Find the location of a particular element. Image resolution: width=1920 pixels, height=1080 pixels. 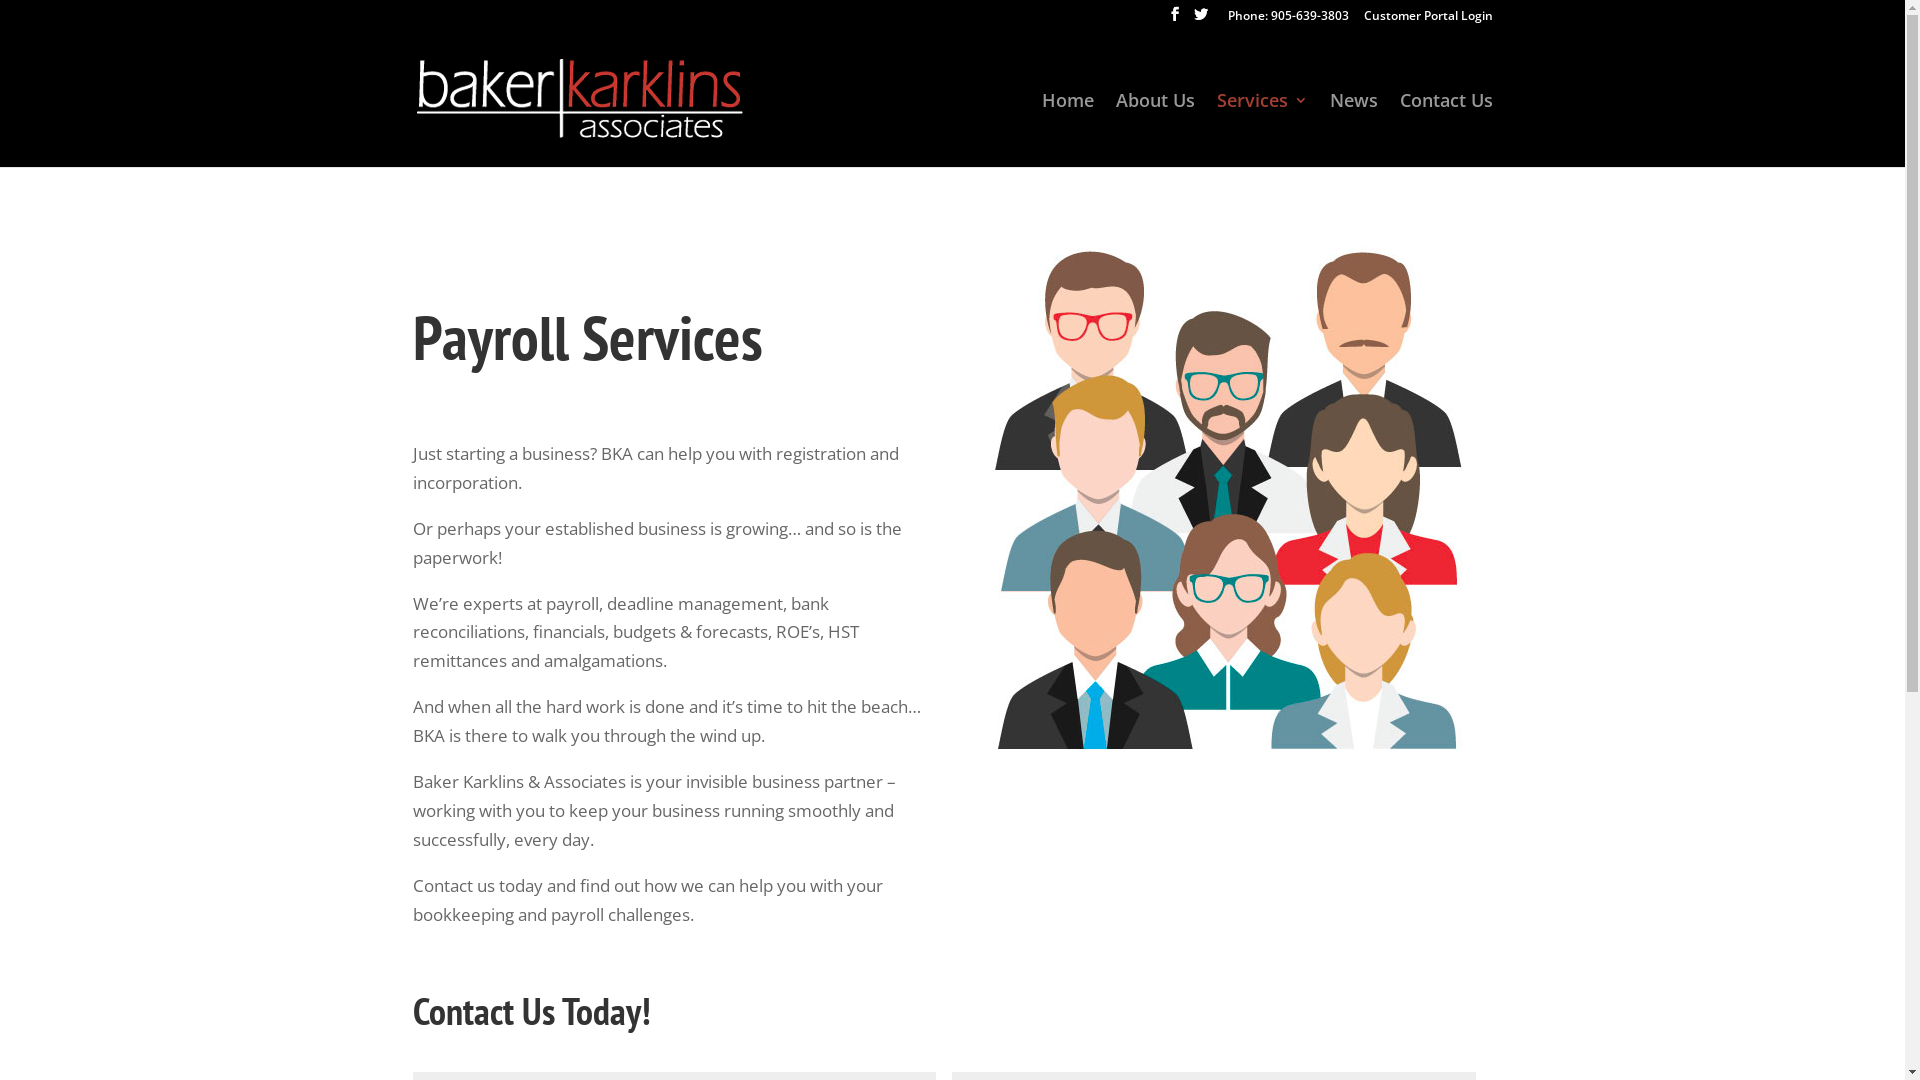

'About Us' is located at coordinates (1155, 128).